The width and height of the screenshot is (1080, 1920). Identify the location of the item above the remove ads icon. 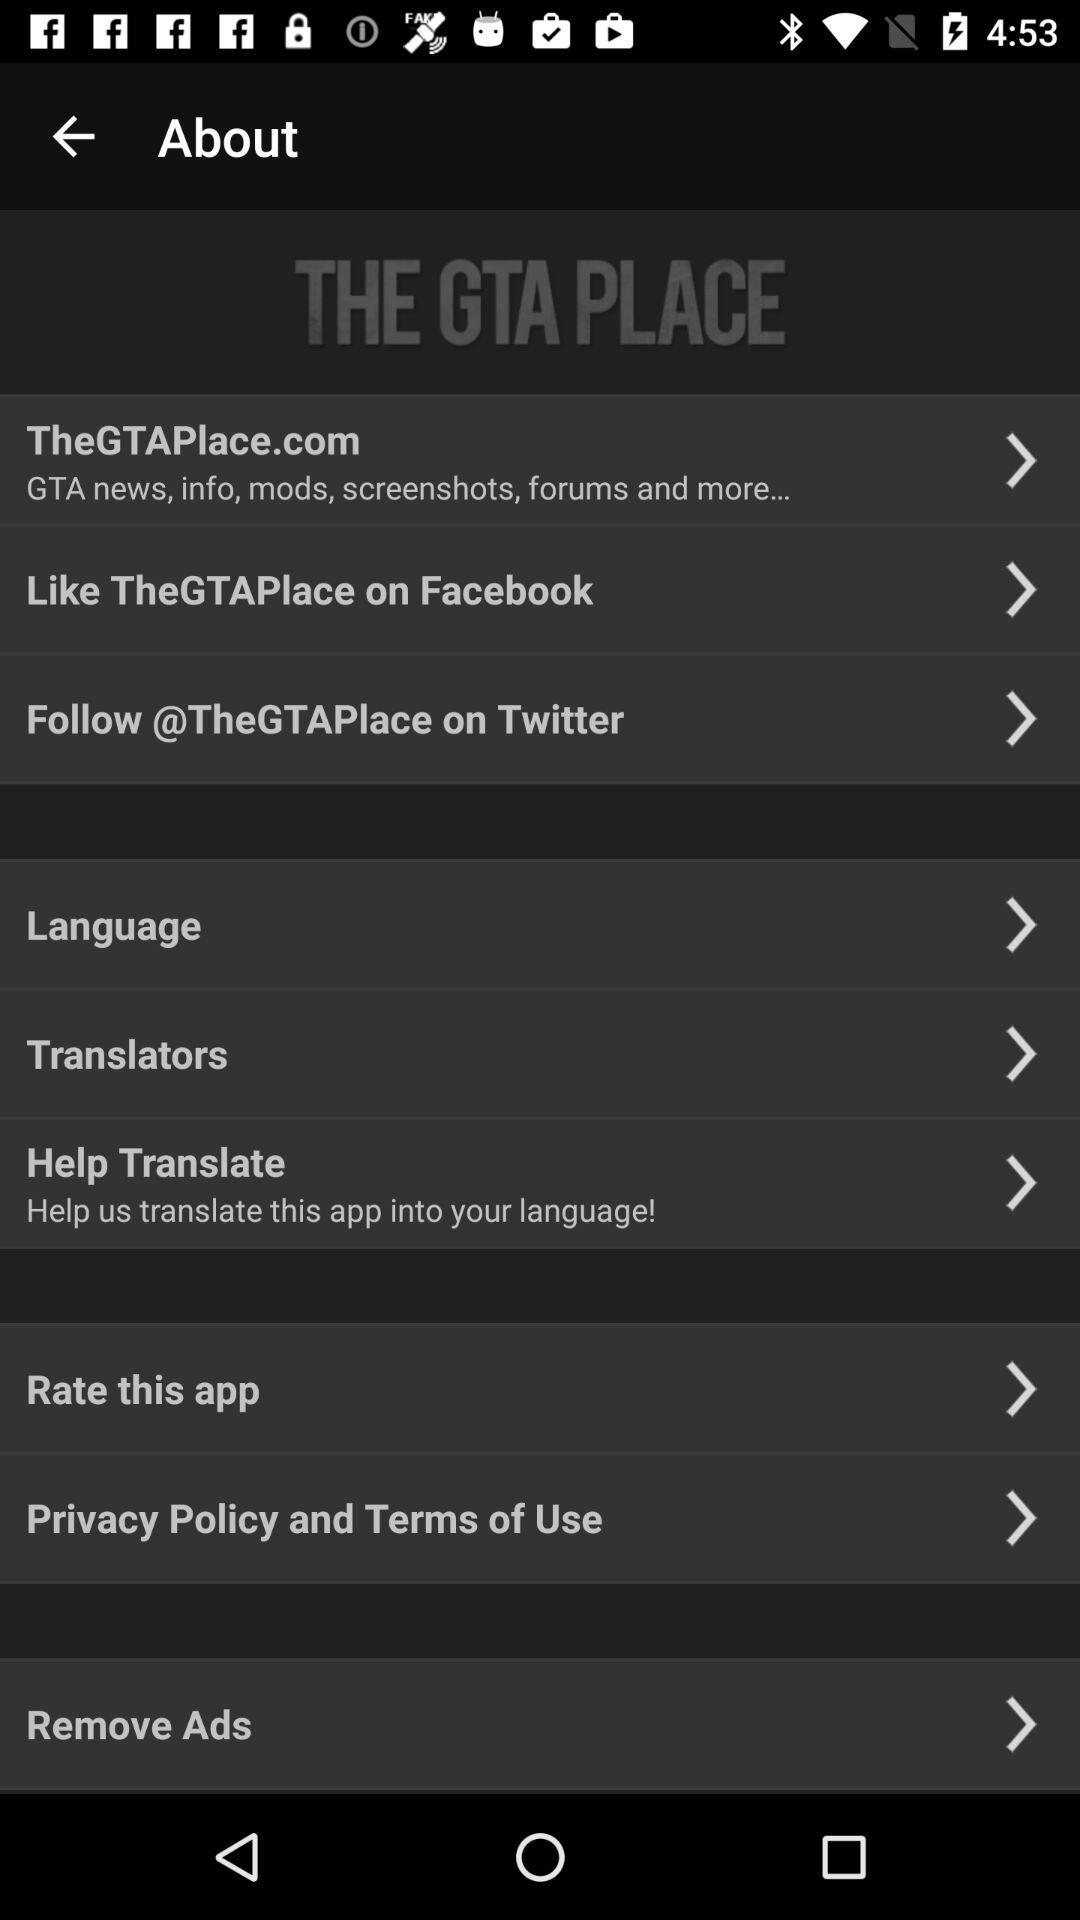
(314, 1517).